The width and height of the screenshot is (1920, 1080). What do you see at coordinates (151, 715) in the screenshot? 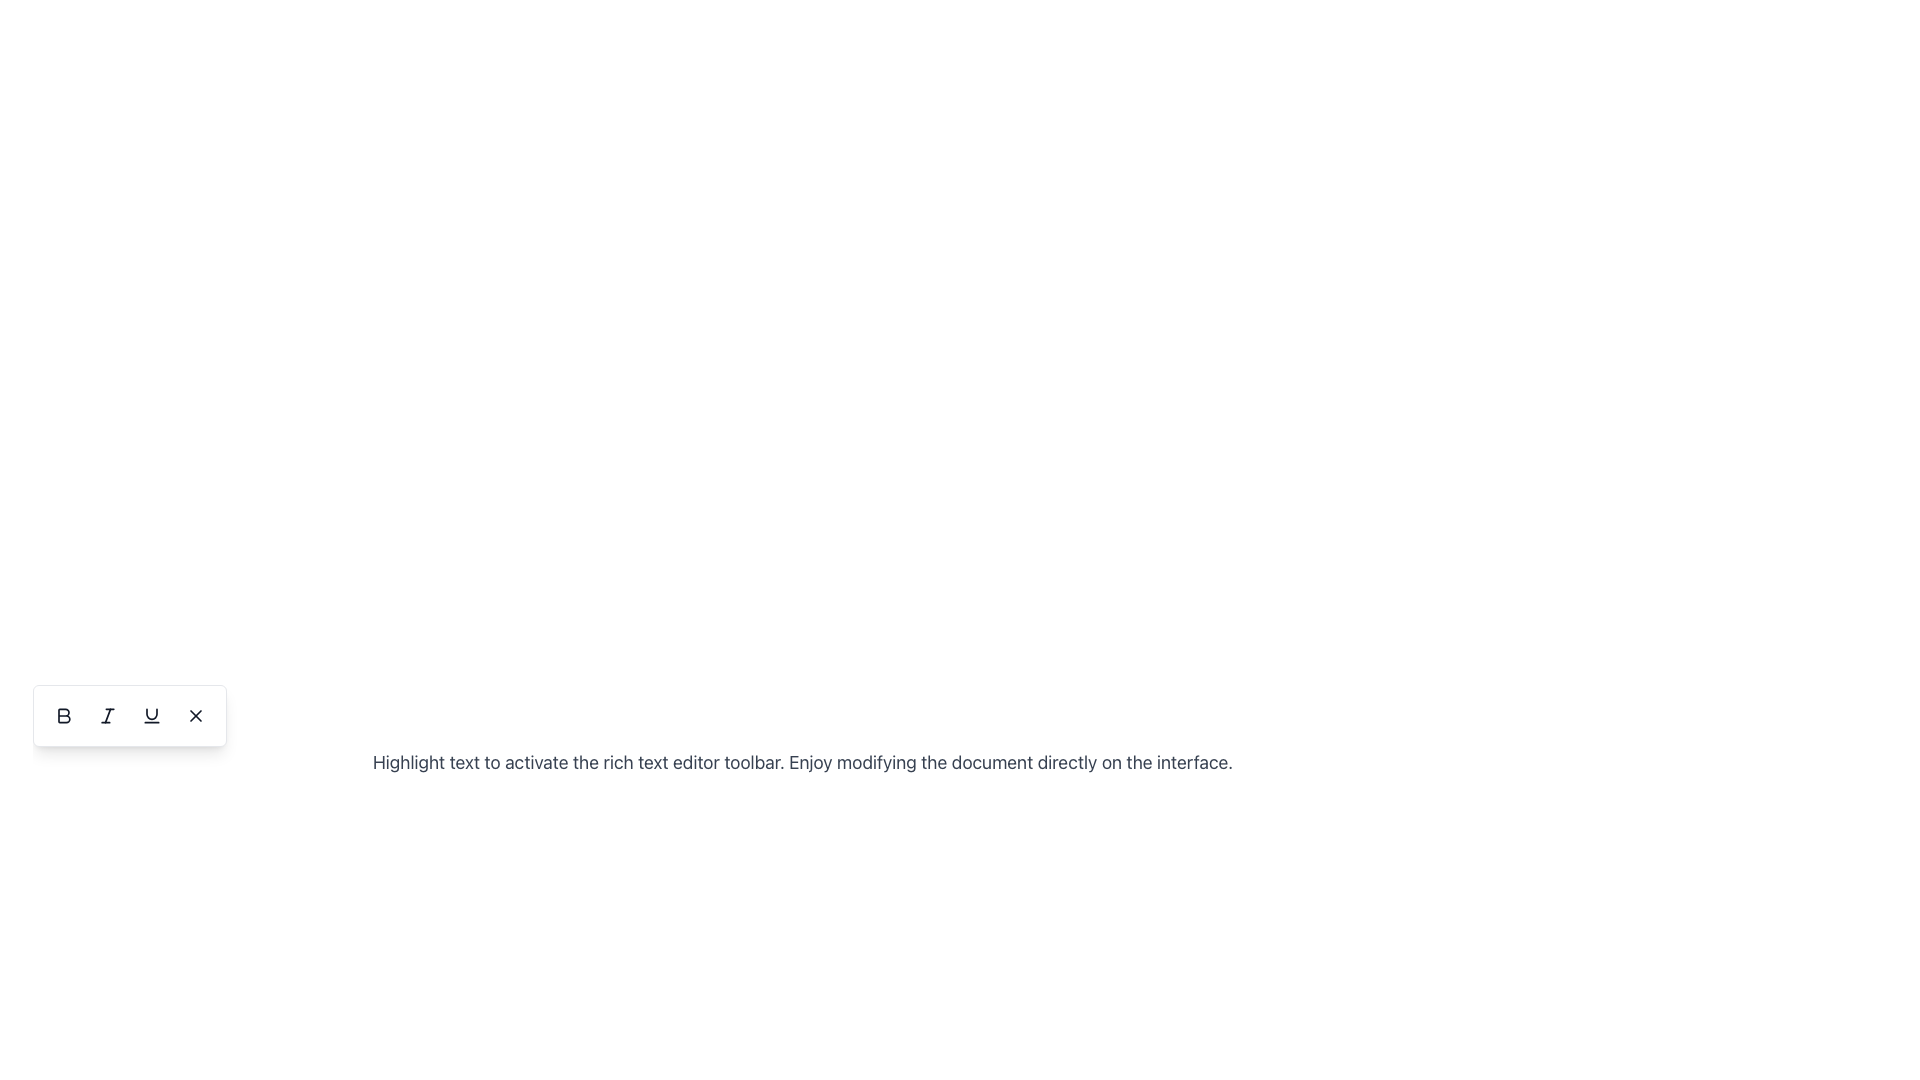
I see `the small dark gray underline icon located at the bottom center of the floating toolbar for potential additional interactions` at bounding box center [151, 715].